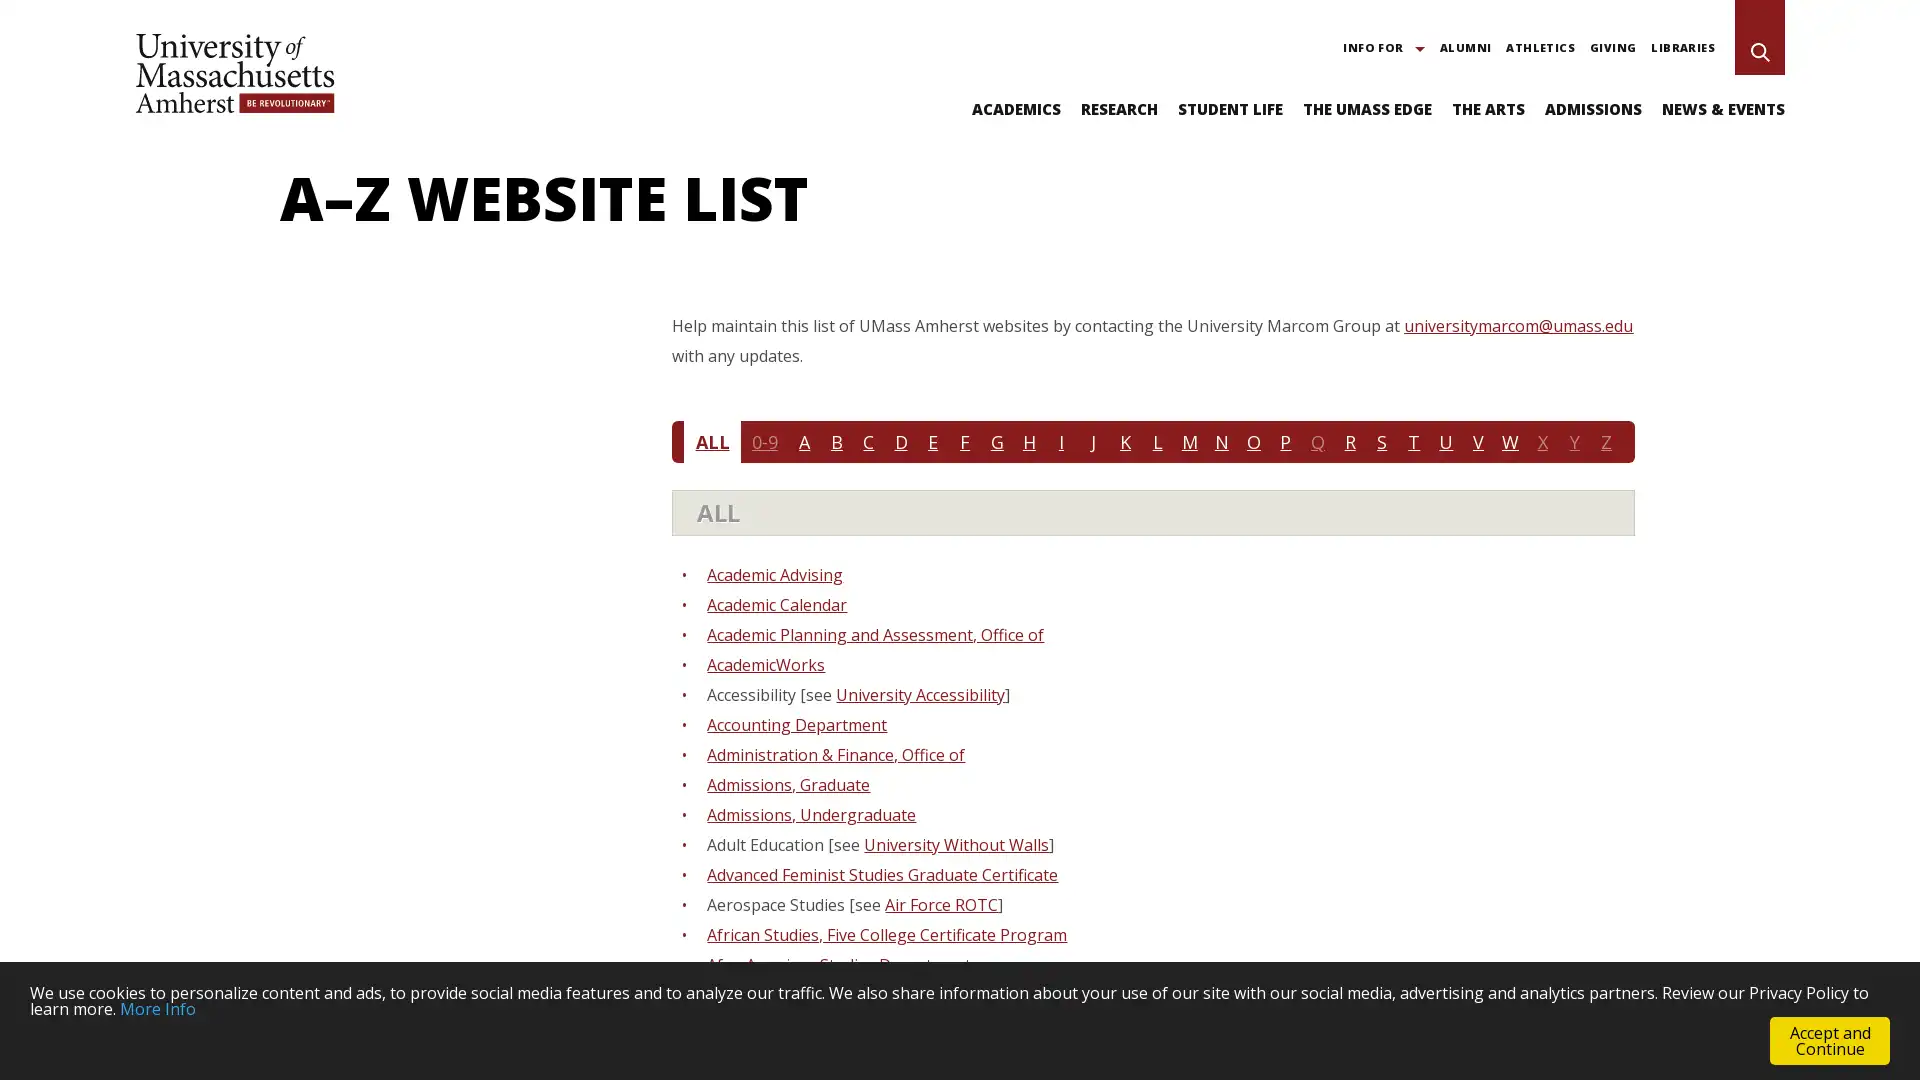  I want to click on Search UMass Amherst, so click(1760, 53).